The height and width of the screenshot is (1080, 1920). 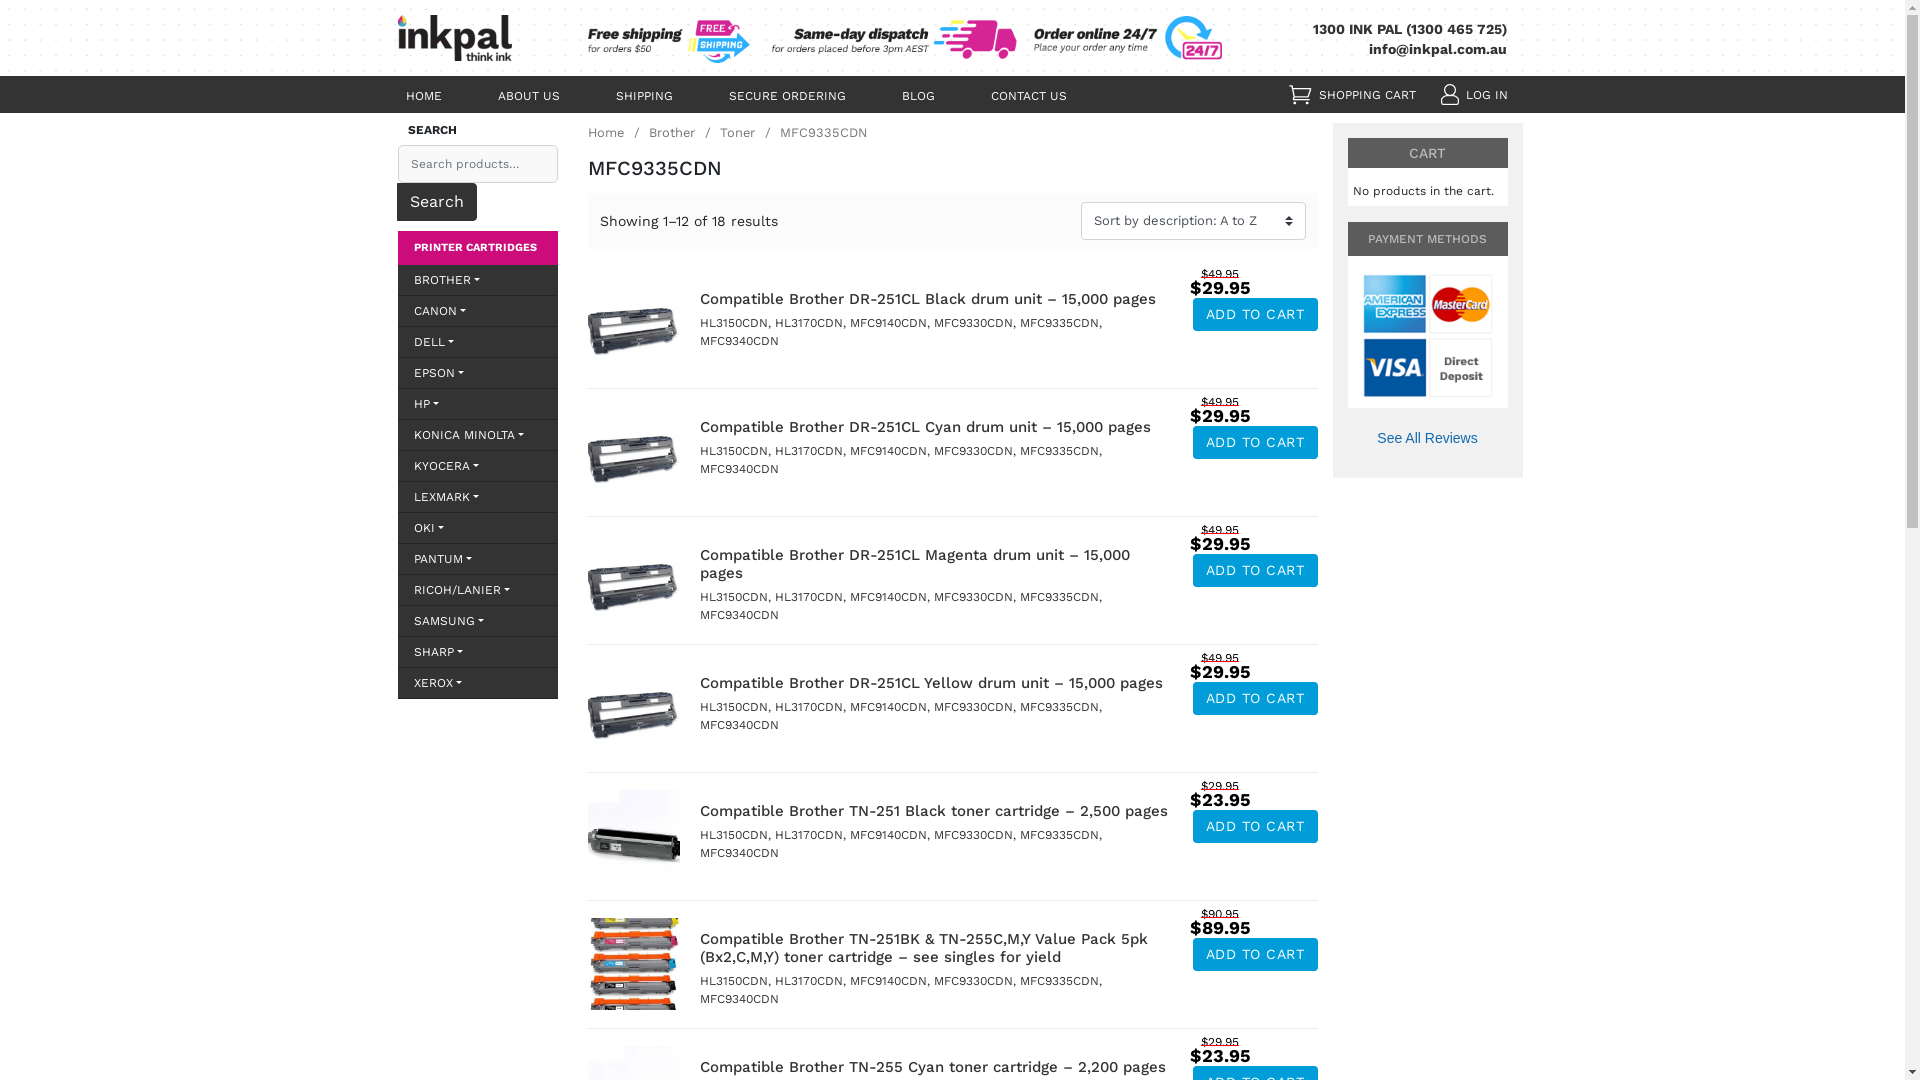 What do you see at coordinates (1253, 314) in the screenshot?
I see `'ADD TO CART'` at bounding box center [1253, 314].